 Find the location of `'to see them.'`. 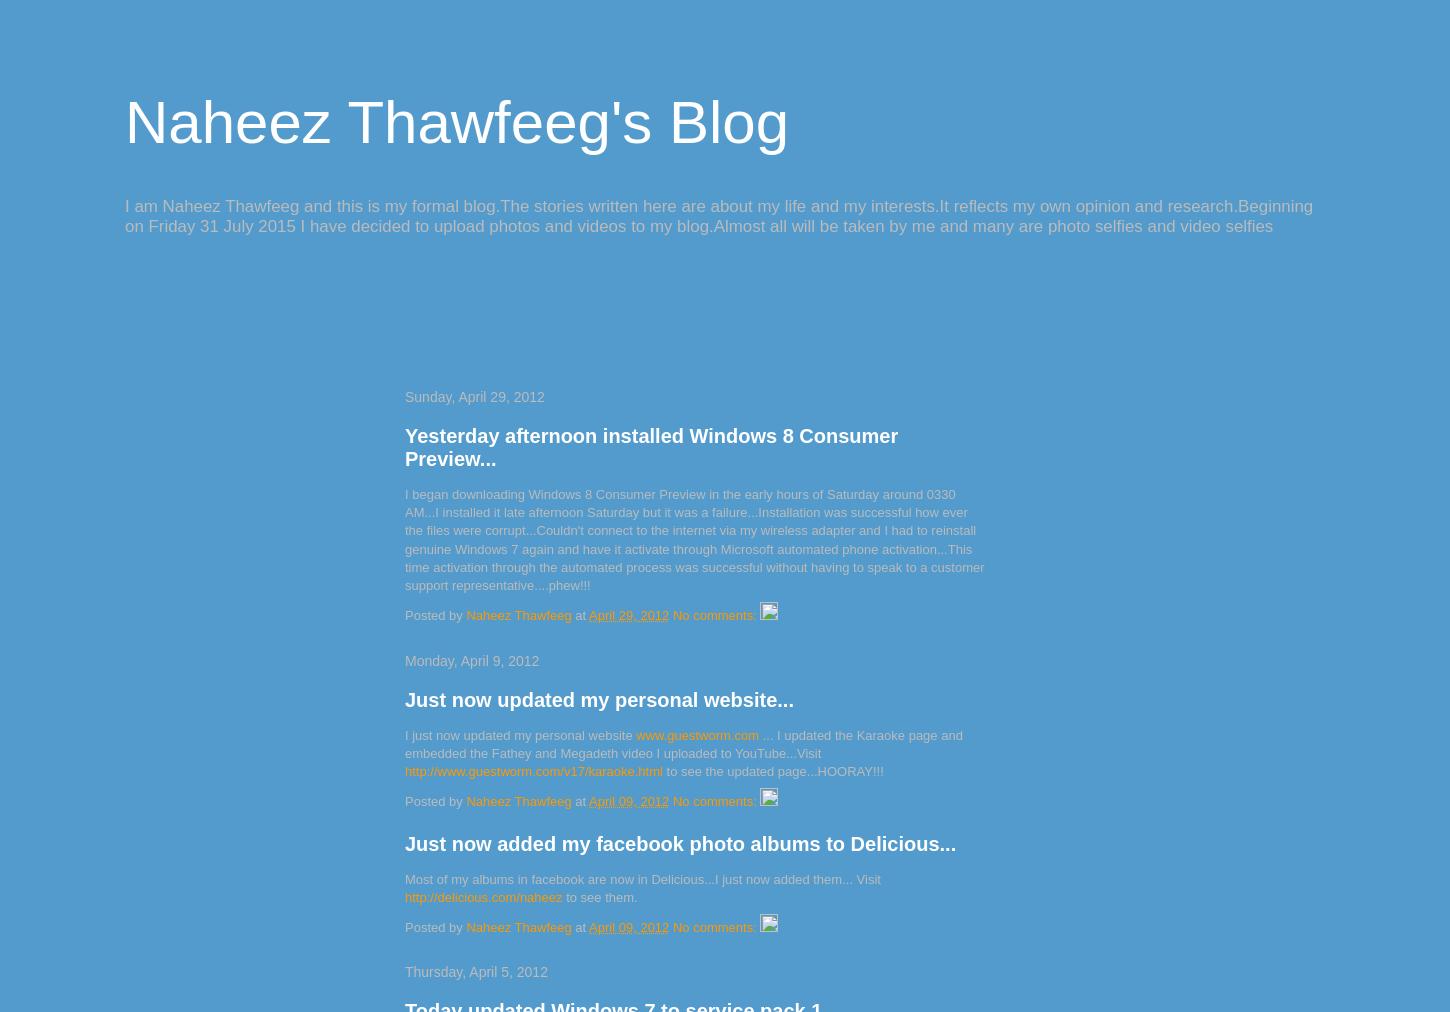

'to see them.' is located at coordinates (599, 896).